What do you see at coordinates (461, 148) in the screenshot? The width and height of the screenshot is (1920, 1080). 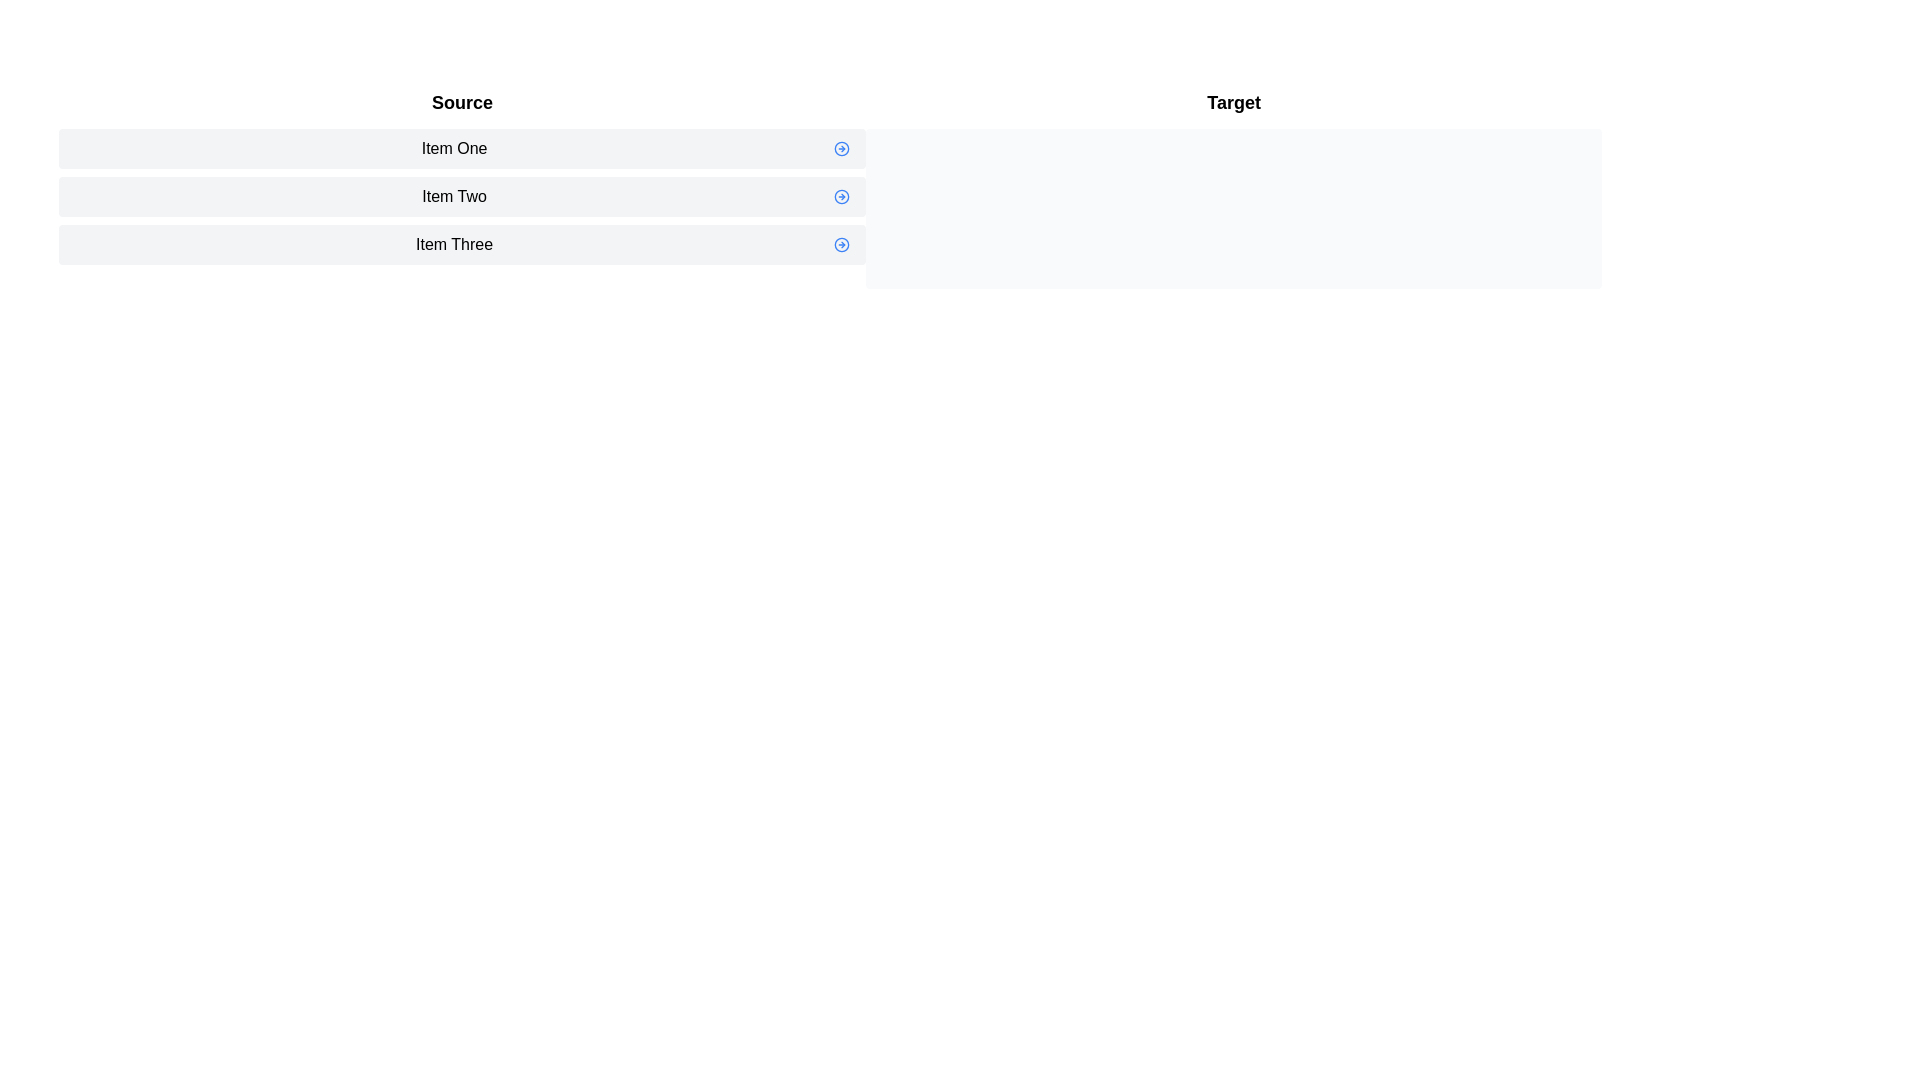 I see `the non-interactive text label displaying 'Item One', which is the first of three list items in the 'Source' column located in the top-left section of the interface` at bounding box center [461, 148].